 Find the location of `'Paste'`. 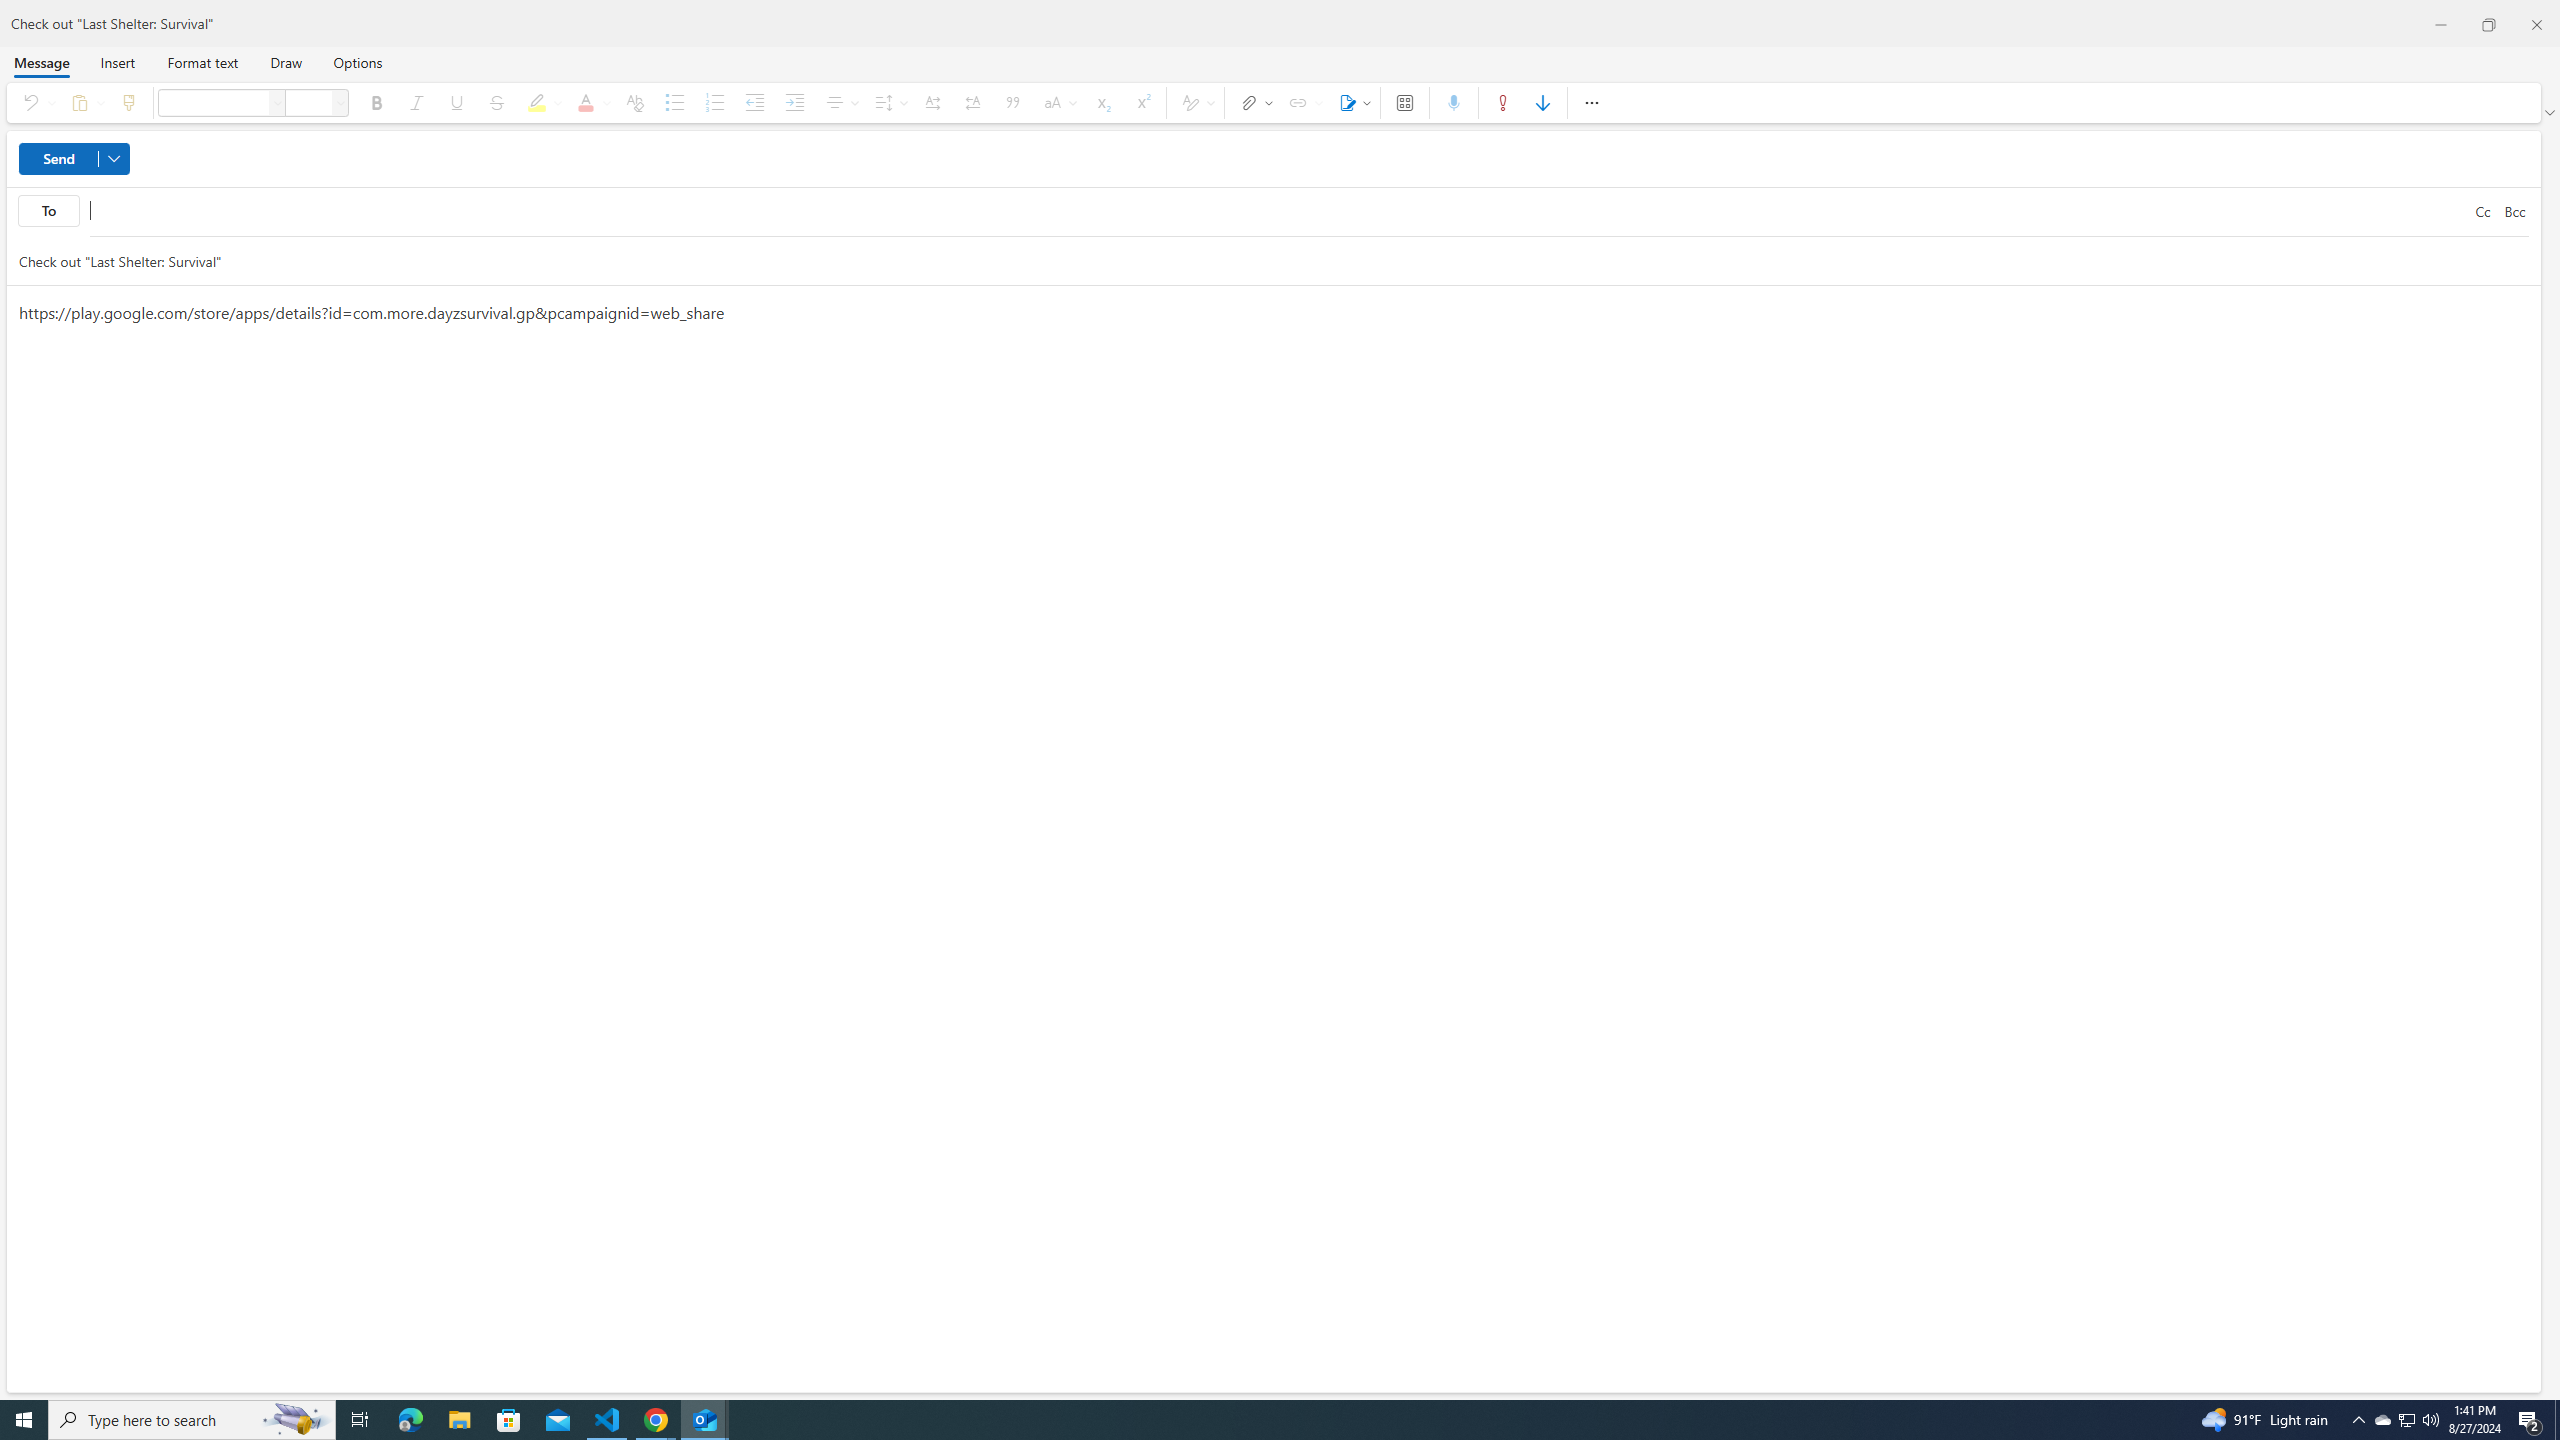

'Paste' is located at coordinates (83, 102).